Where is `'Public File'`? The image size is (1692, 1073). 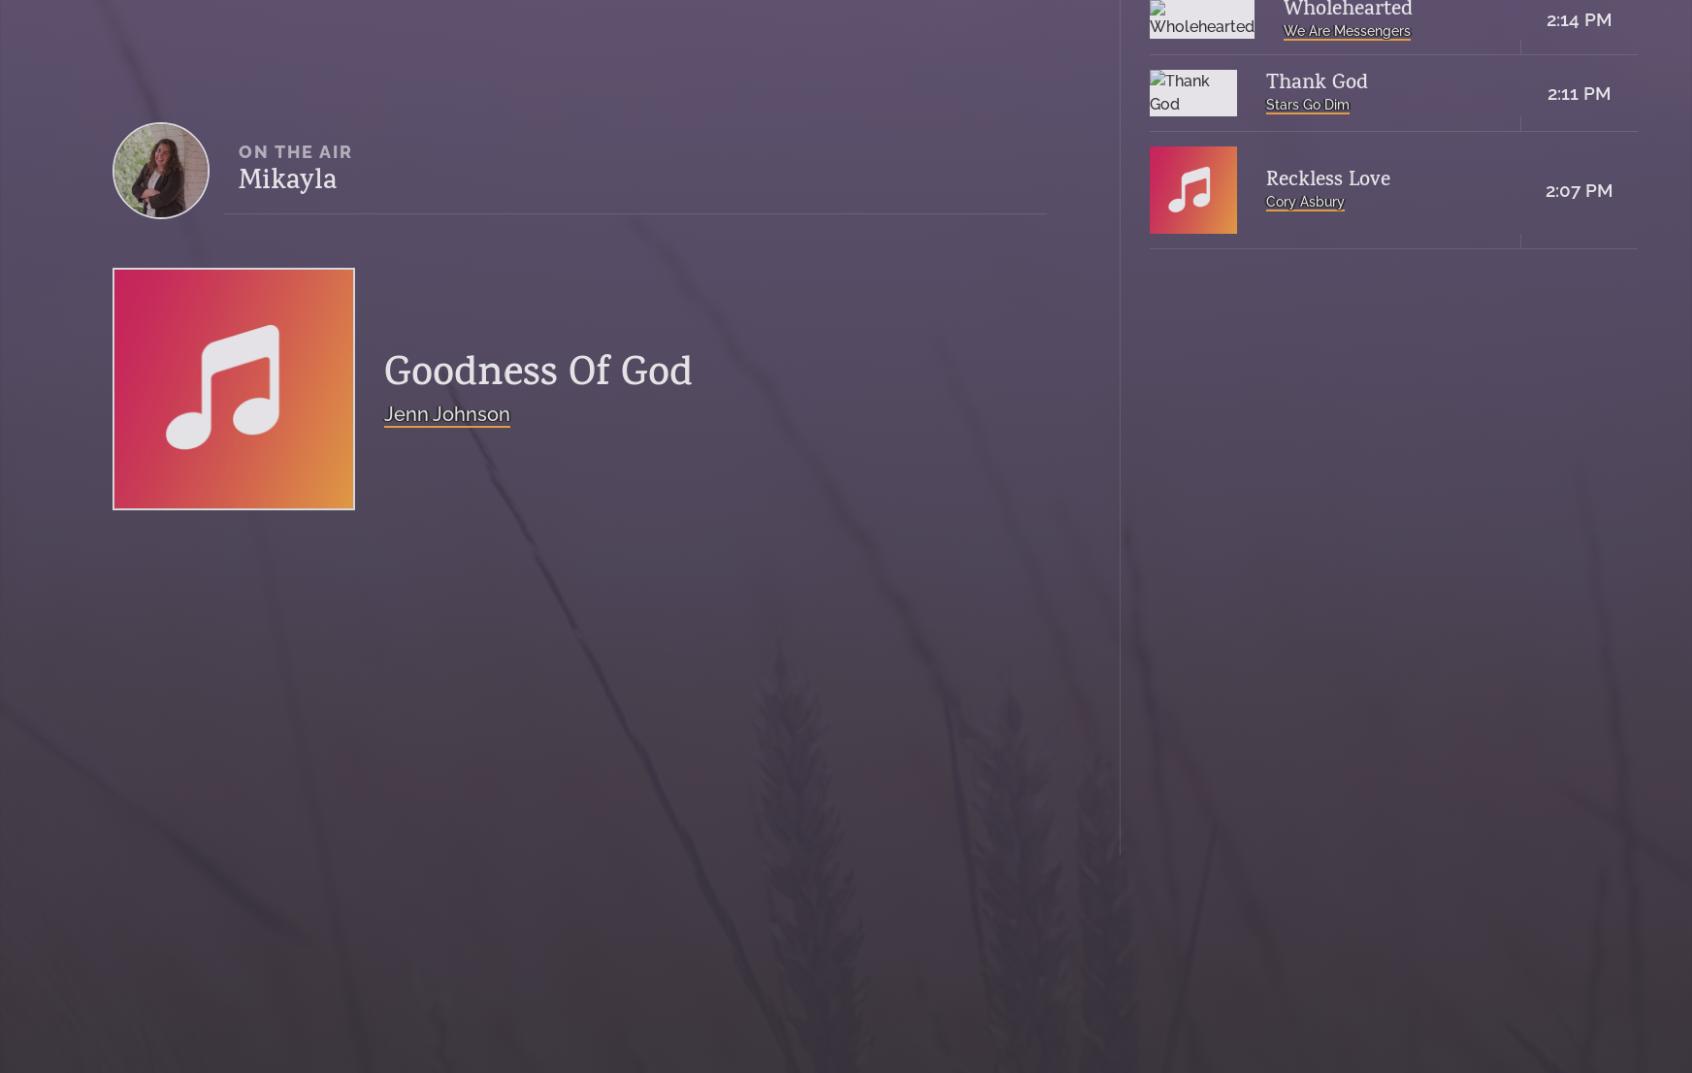
'Public File' is located at coordinates (410, 851).